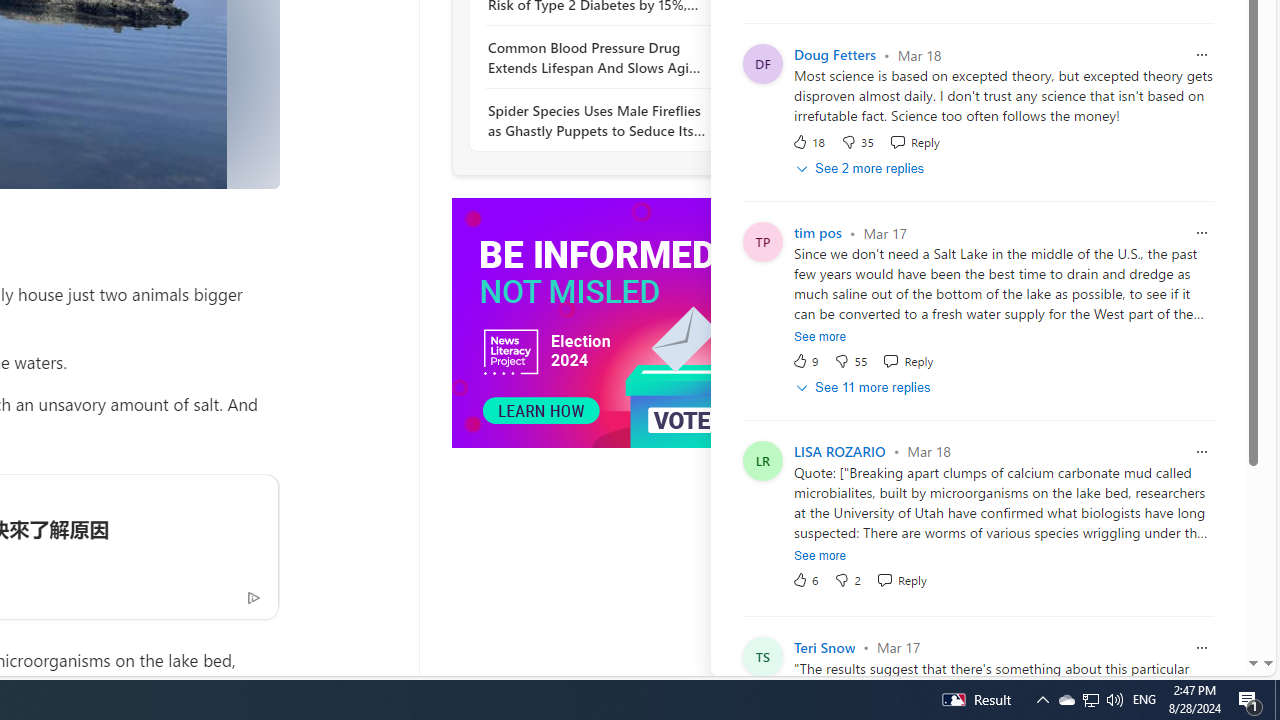  I want to click on '6 Like', so click(805, 579).